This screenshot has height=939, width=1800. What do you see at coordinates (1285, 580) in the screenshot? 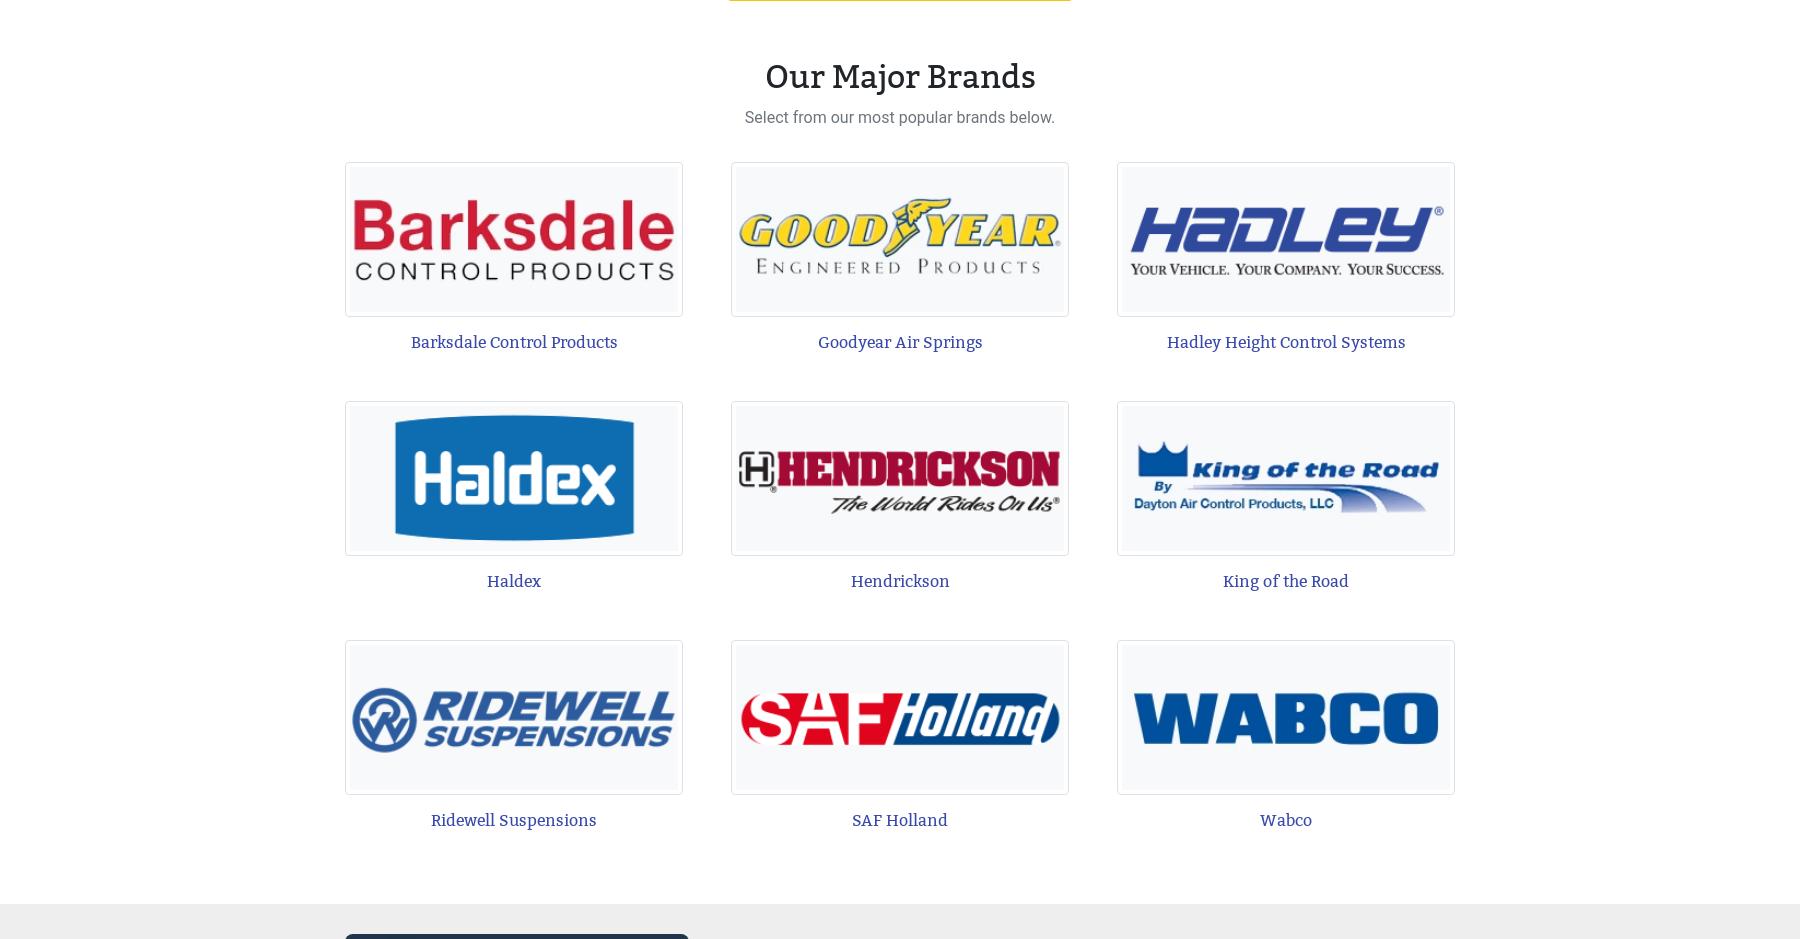
I see `'King of the Road'` at bounding box center [1285, 580].